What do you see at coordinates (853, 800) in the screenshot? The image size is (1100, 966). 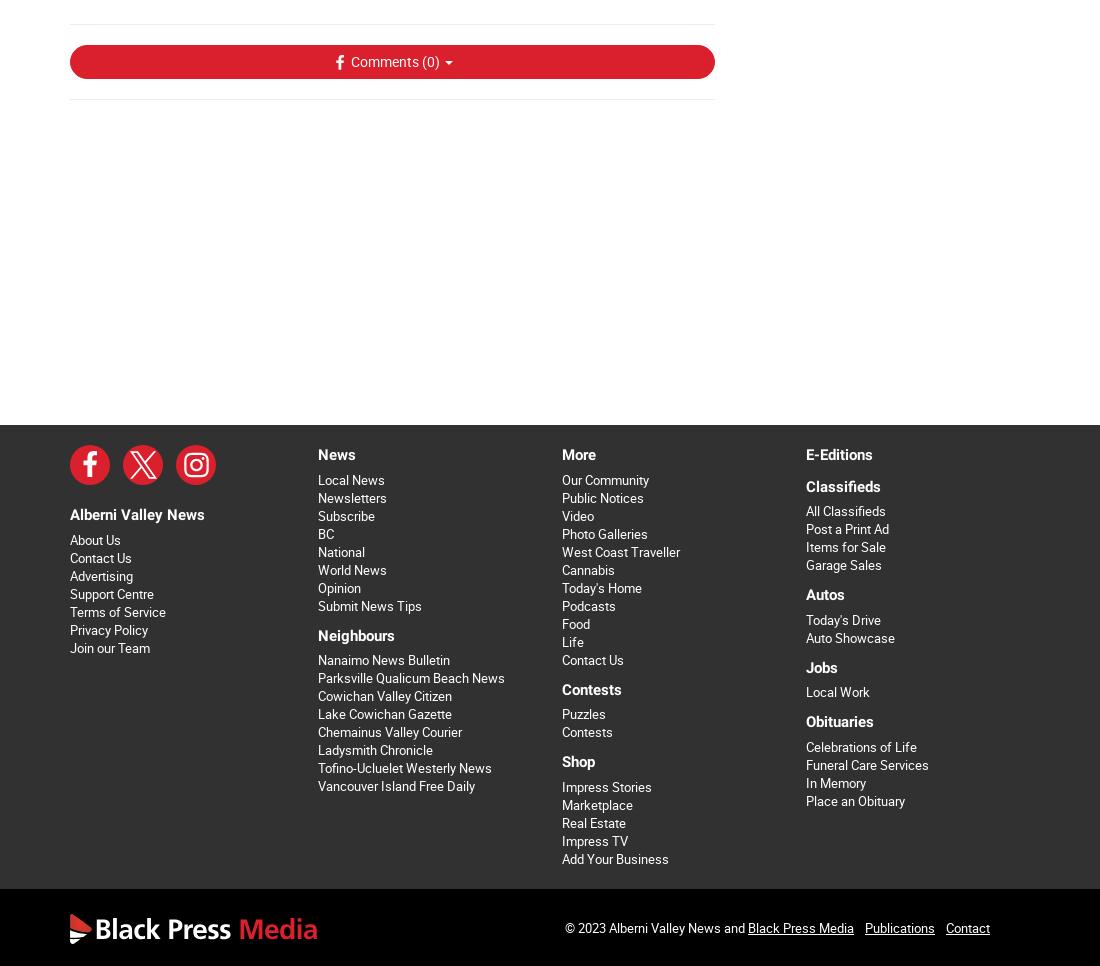 I see `'Place an Obituary'` at bounding box center [853, 800].